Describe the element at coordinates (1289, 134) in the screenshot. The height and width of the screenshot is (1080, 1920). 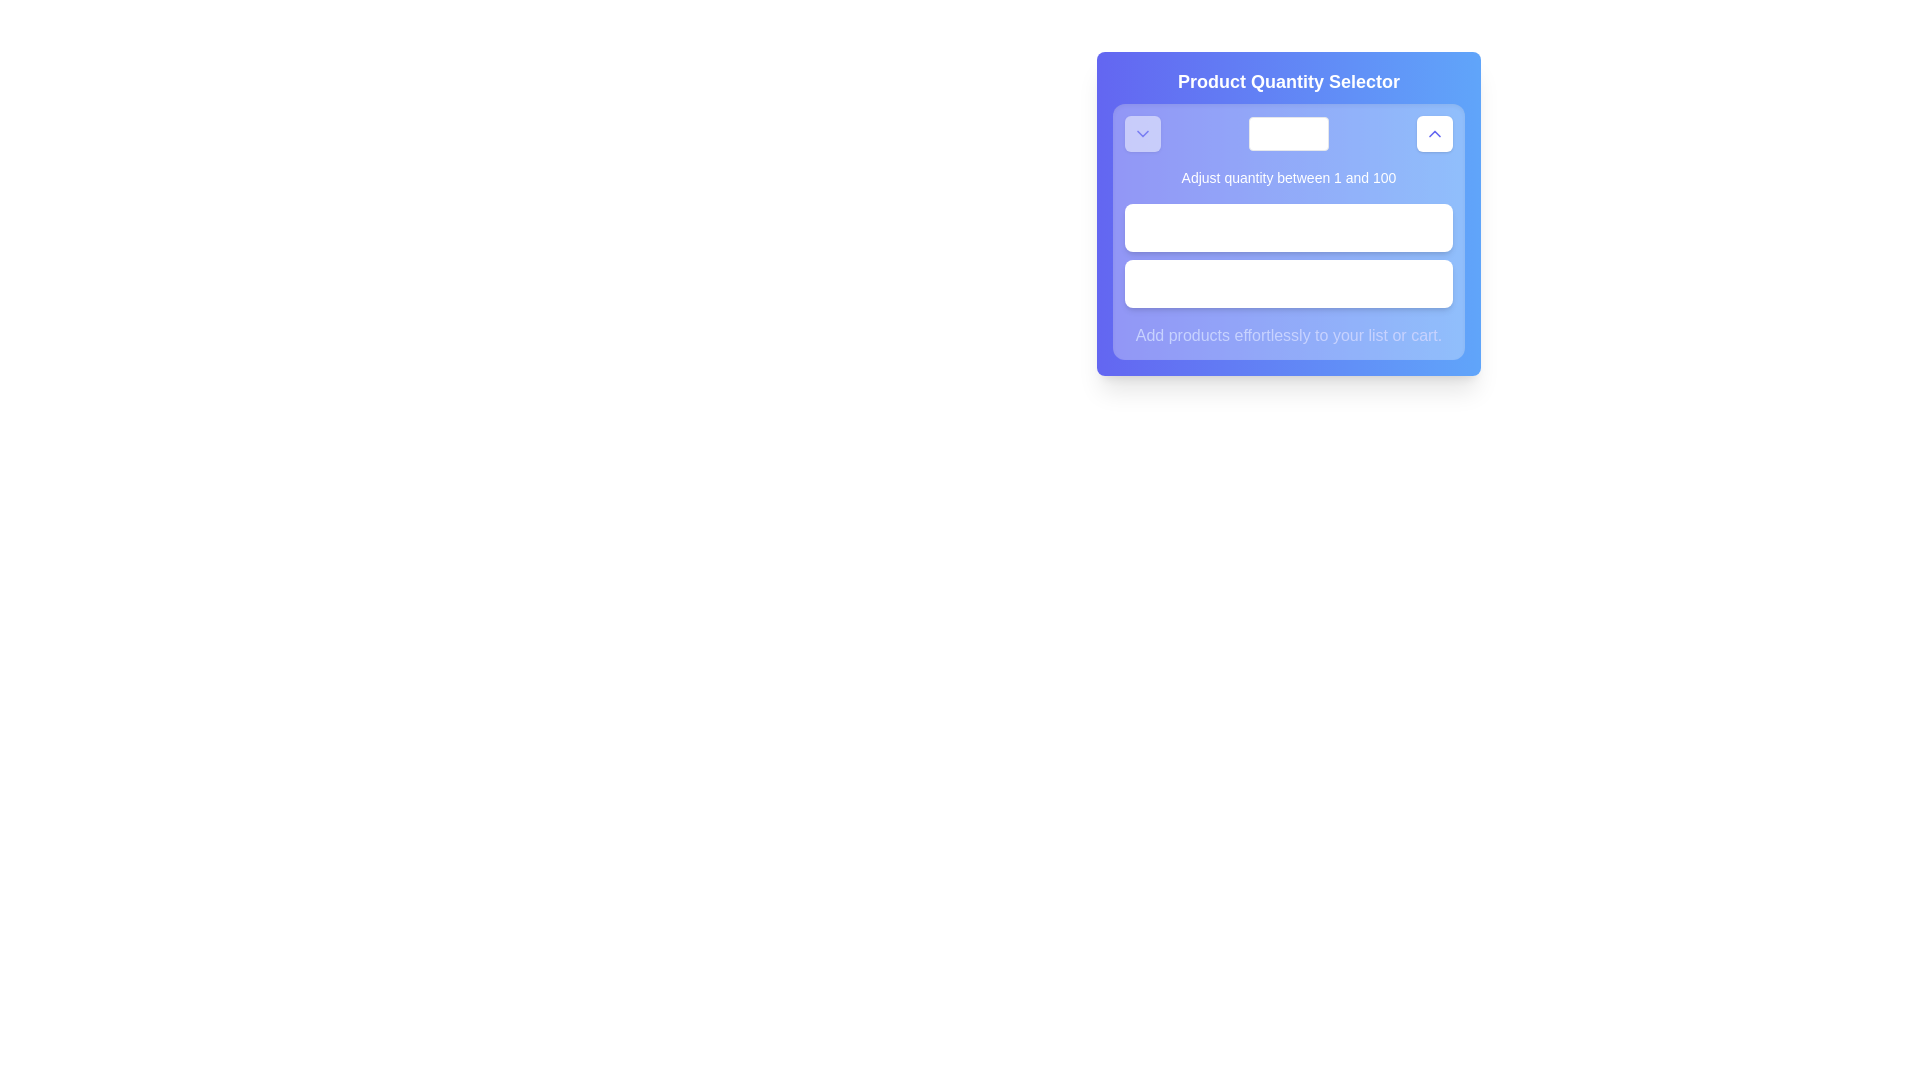
I see `the numeric input field or either of the increment or decrement buttons in the Product Quantity Selector section` at that location.